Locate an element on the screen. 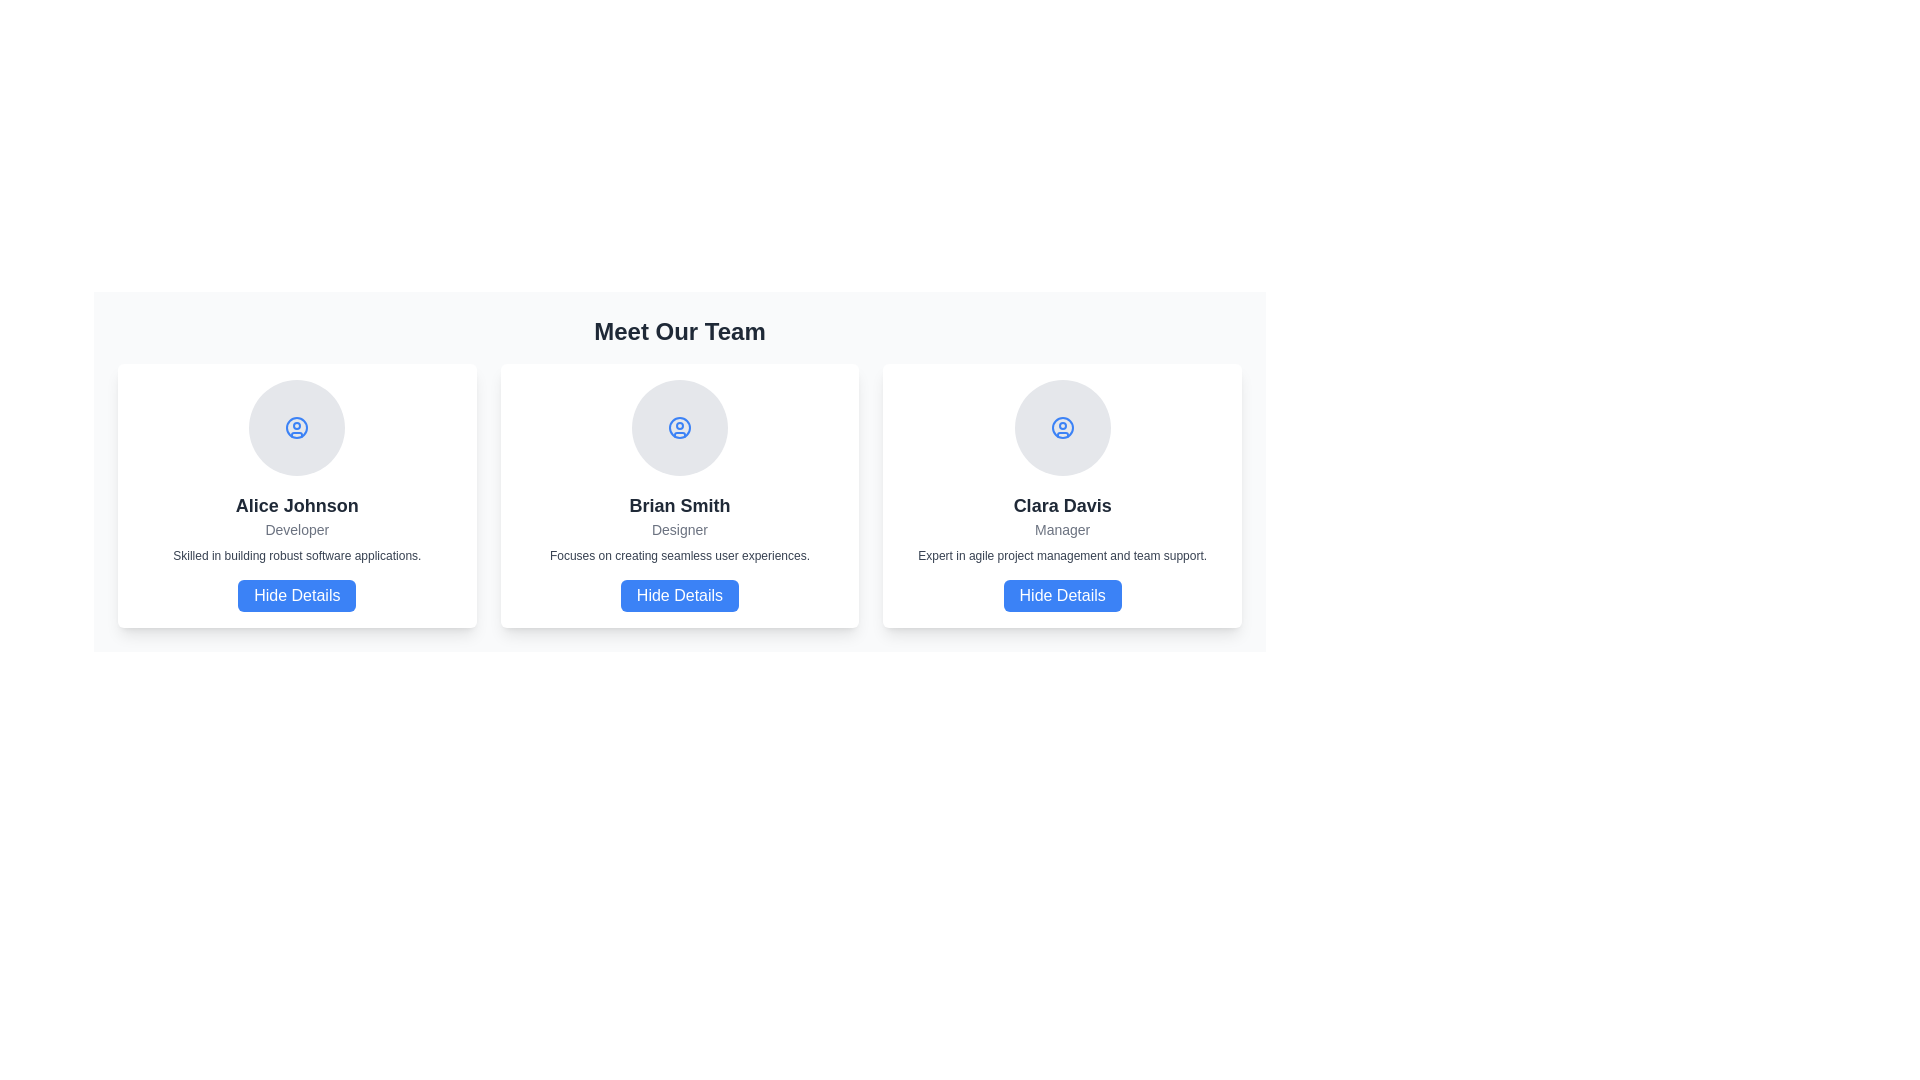  the user circle icon with a blue outline representing the profile of 'Alice Johnson, Developer', which is located at the center of the leftmost card under the 'Meet Our Team' heading is located at coordinates (296, 427).